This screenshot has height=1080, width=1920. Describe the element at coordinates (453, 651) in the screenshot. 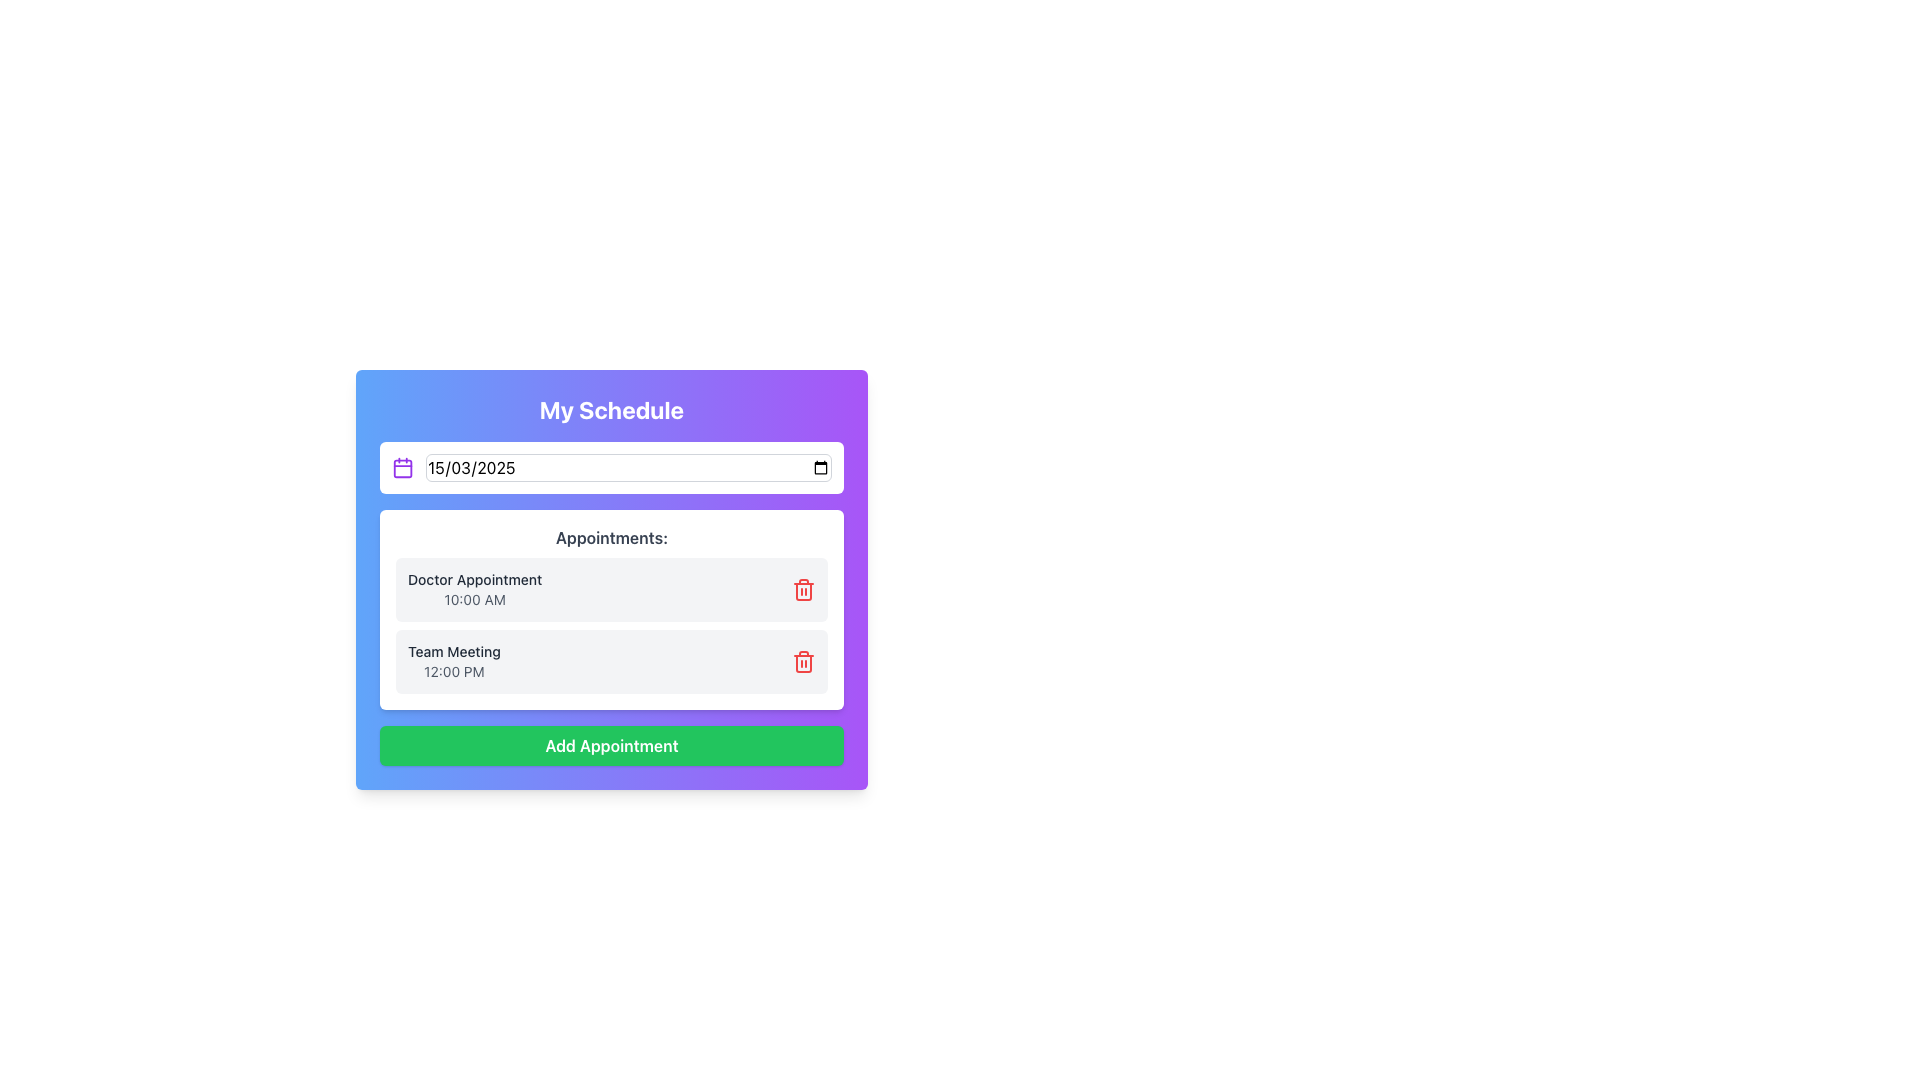

I see `the static text displaying the title of a scheduled appointment, located above the '12:00 PM' text in the 'Appointments' section` at that location.